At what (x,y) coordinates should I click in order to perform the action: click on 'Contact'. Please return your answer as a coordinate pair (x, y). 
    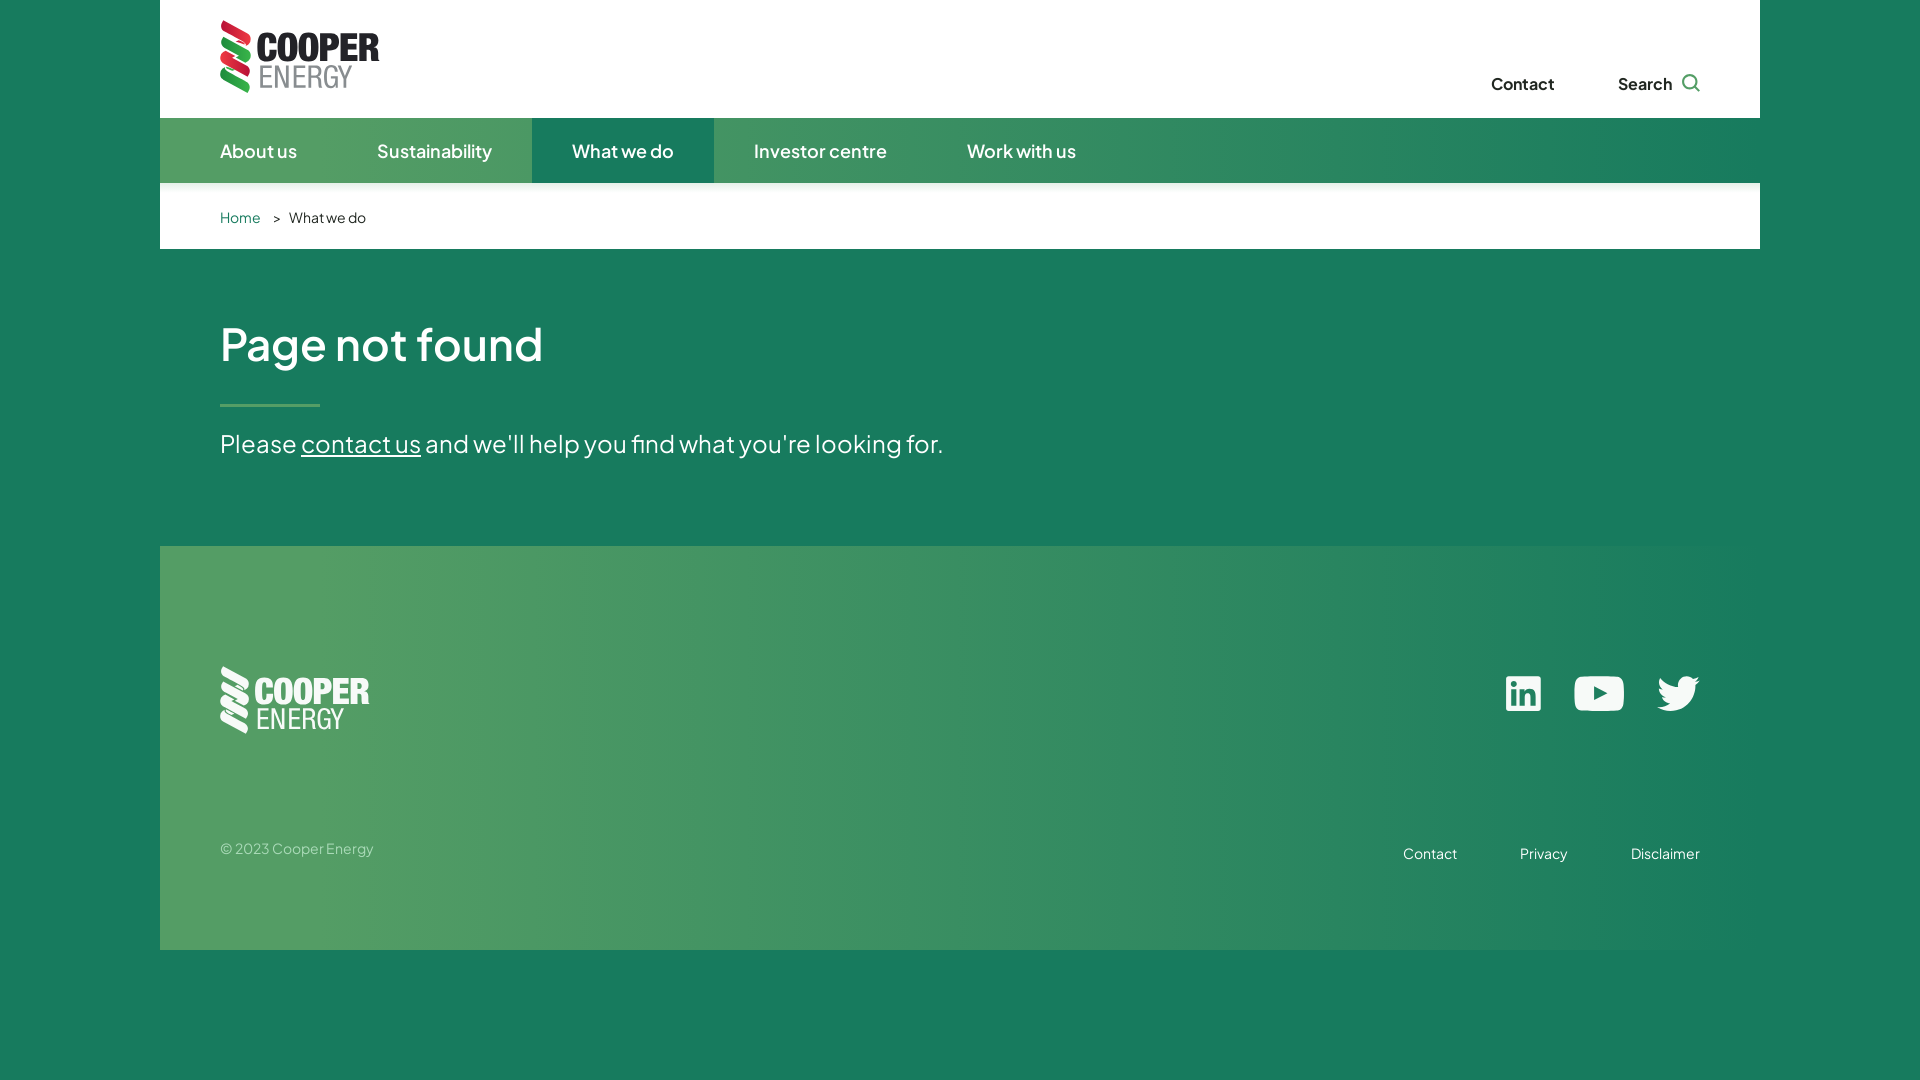
    Looking at the image, I should click on (1429, 852).